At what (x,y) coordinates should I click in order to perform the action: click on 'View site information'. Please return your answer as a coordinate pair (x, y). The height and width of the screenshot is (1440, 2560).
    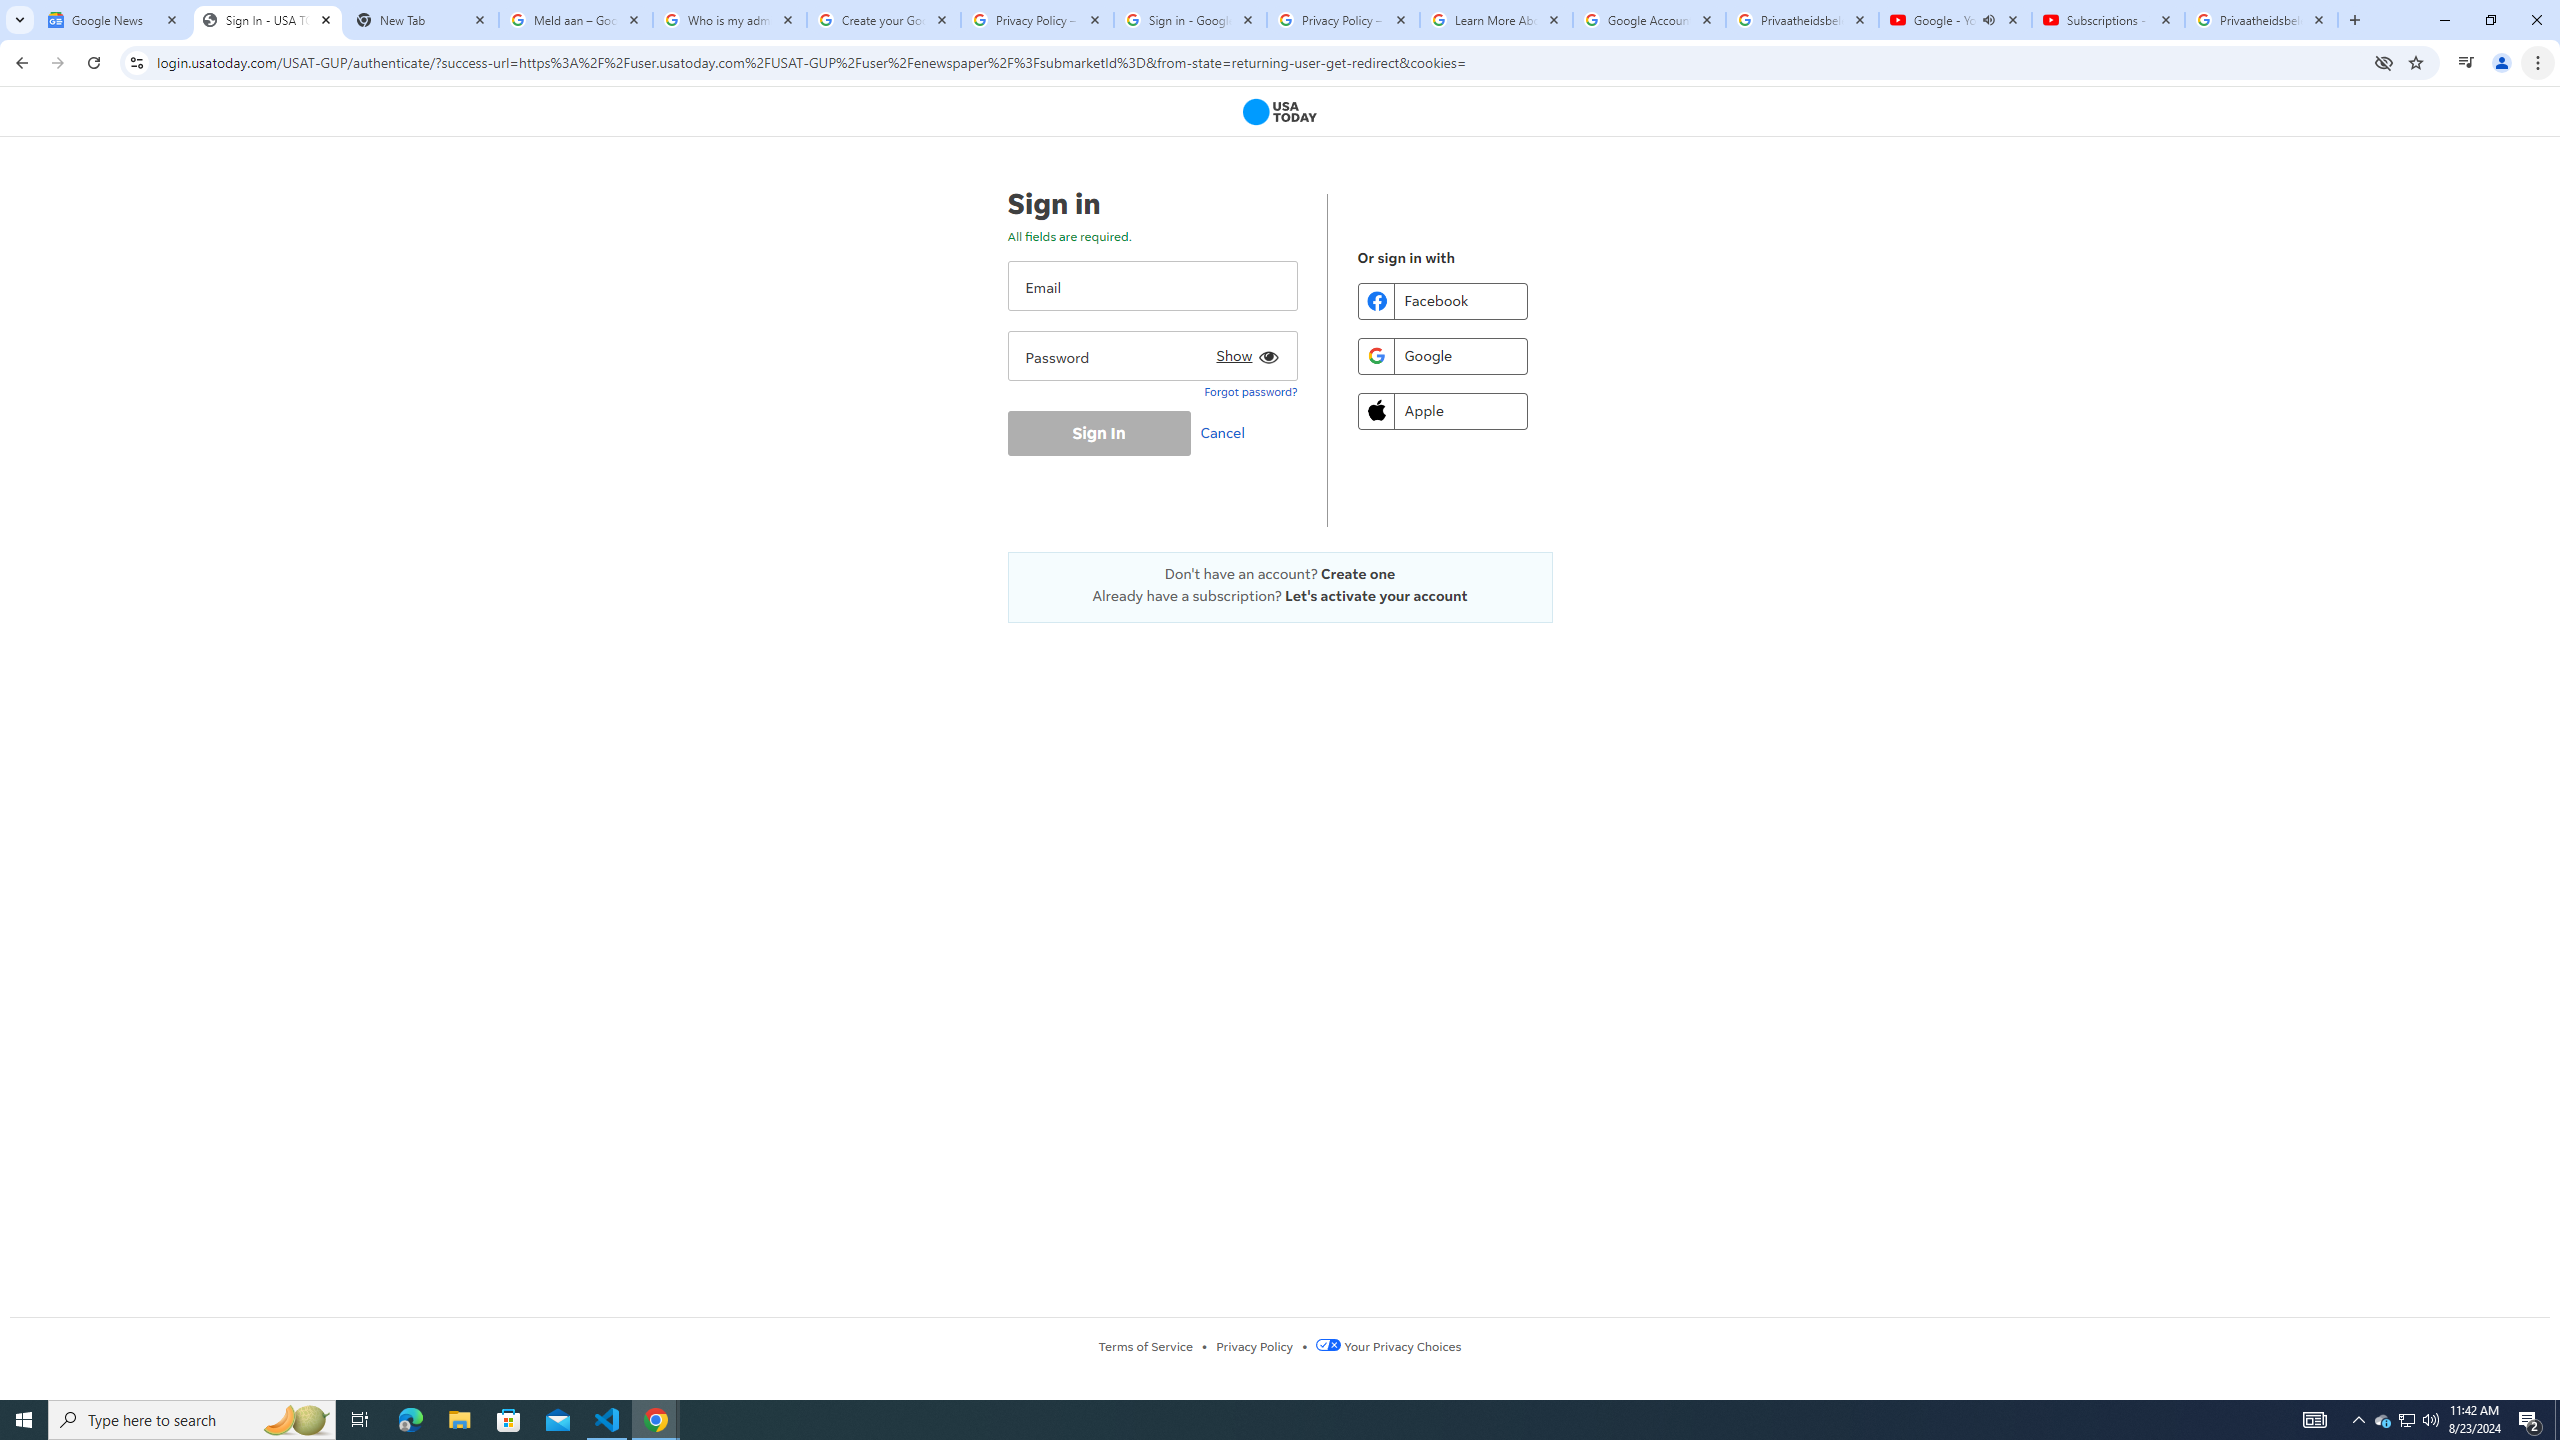
    Looking at the image, I should click on (135, 61).